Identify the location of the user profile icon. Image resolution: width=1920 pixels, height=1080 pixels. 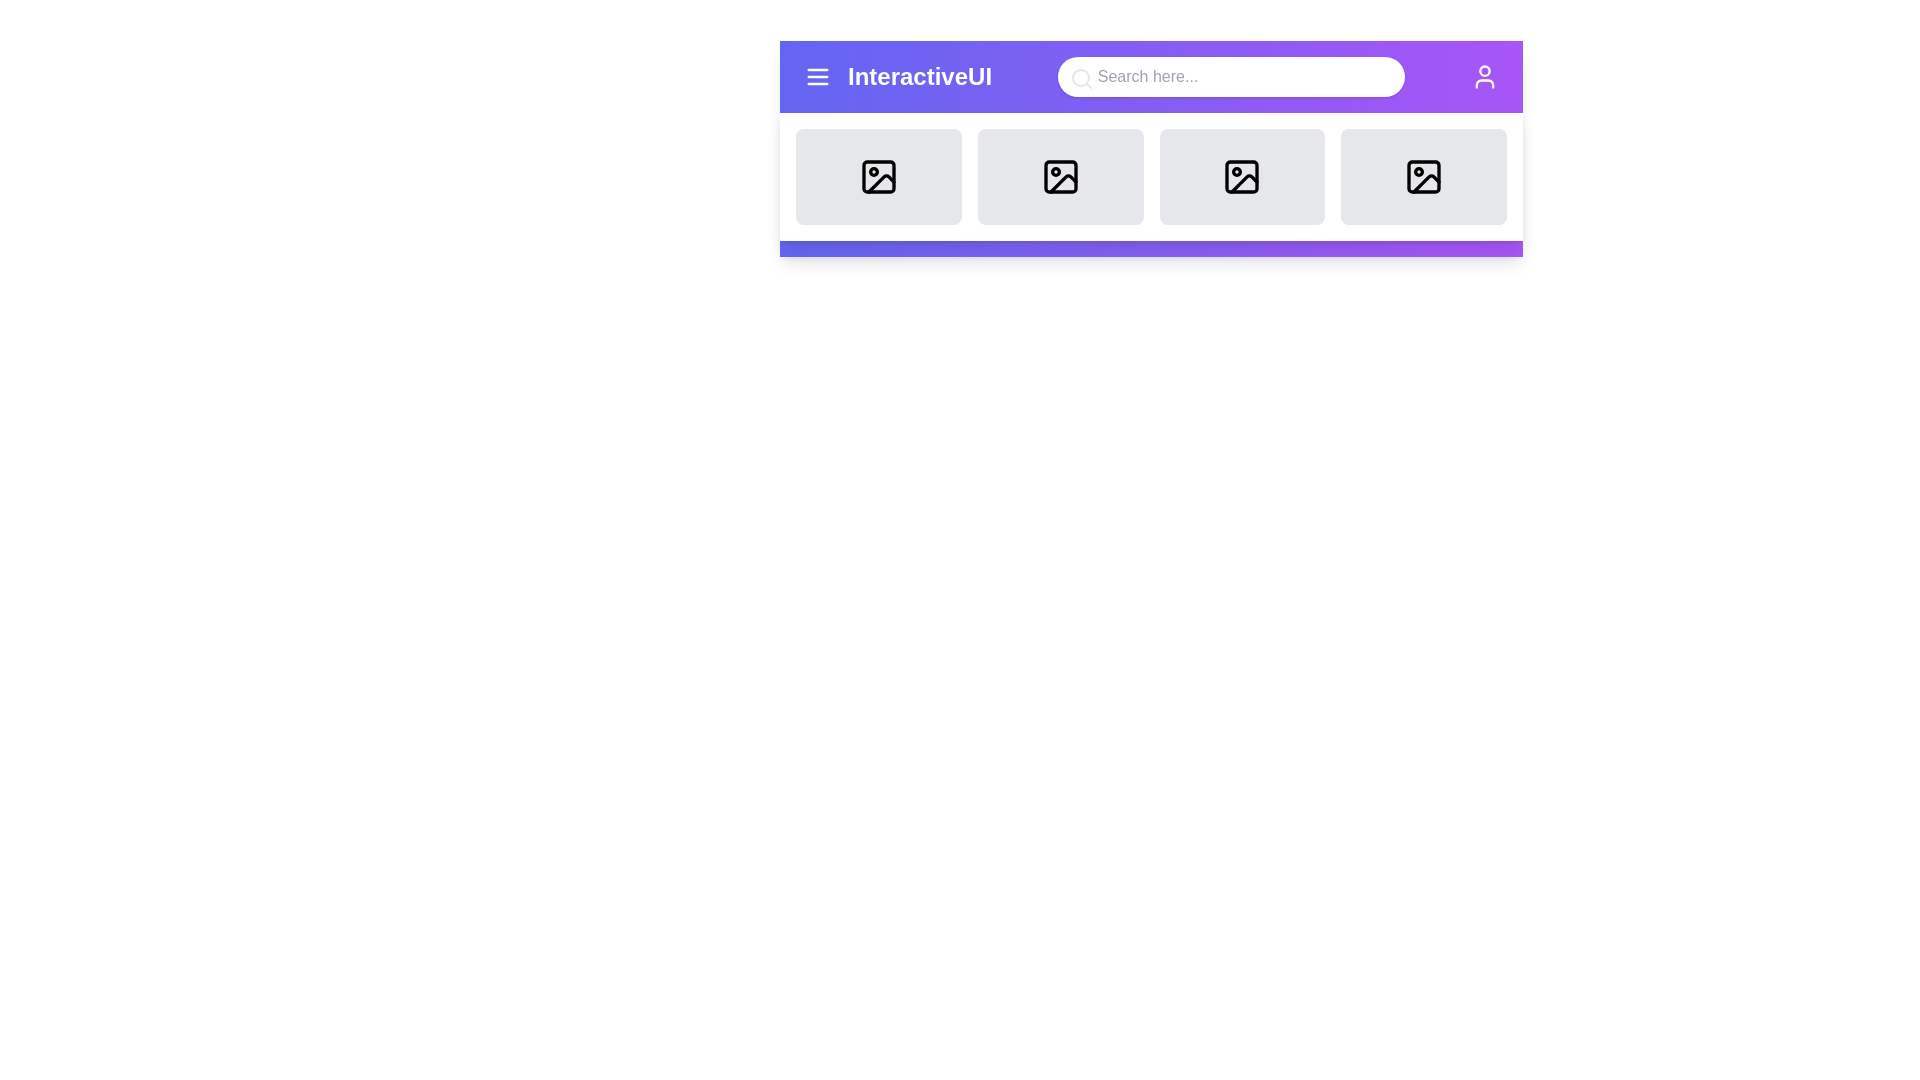
(1484, 76).